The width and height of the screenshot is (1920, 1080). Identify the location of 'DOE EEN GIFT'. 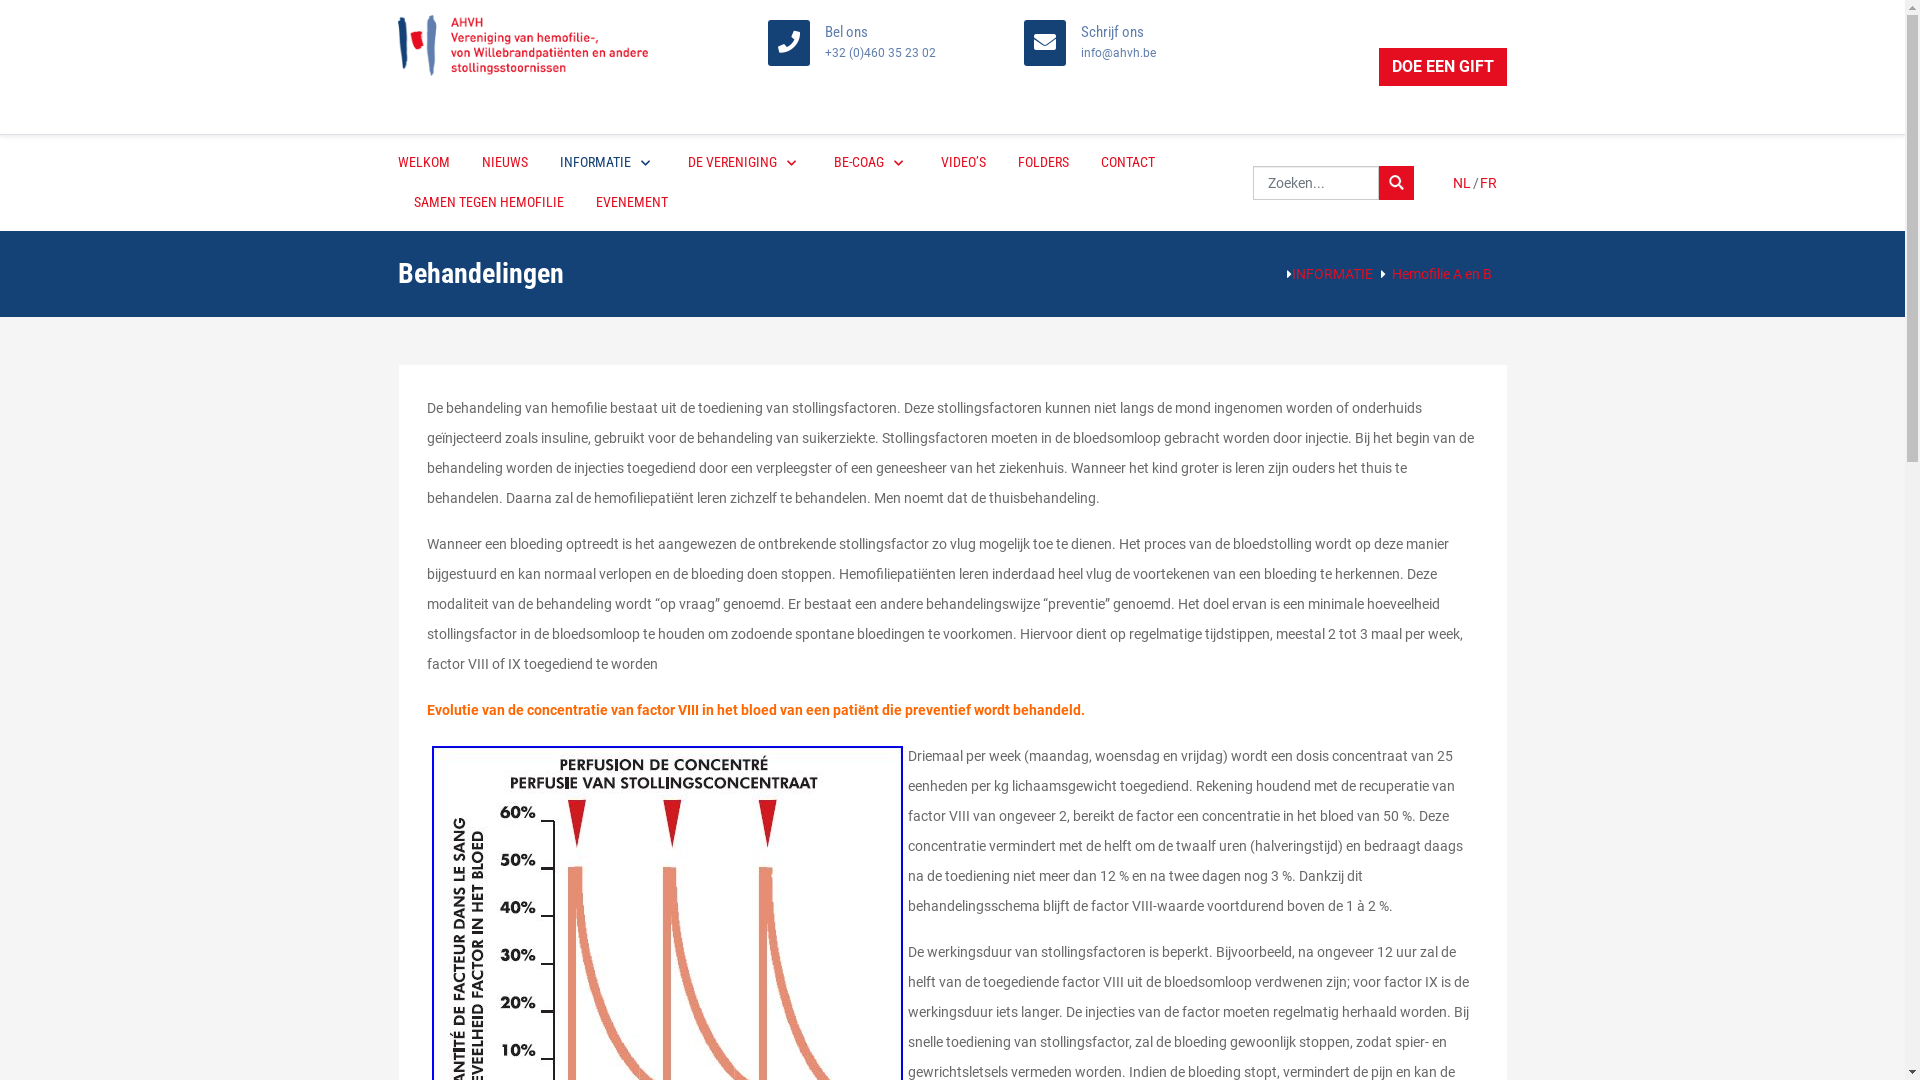
(1377, 65).